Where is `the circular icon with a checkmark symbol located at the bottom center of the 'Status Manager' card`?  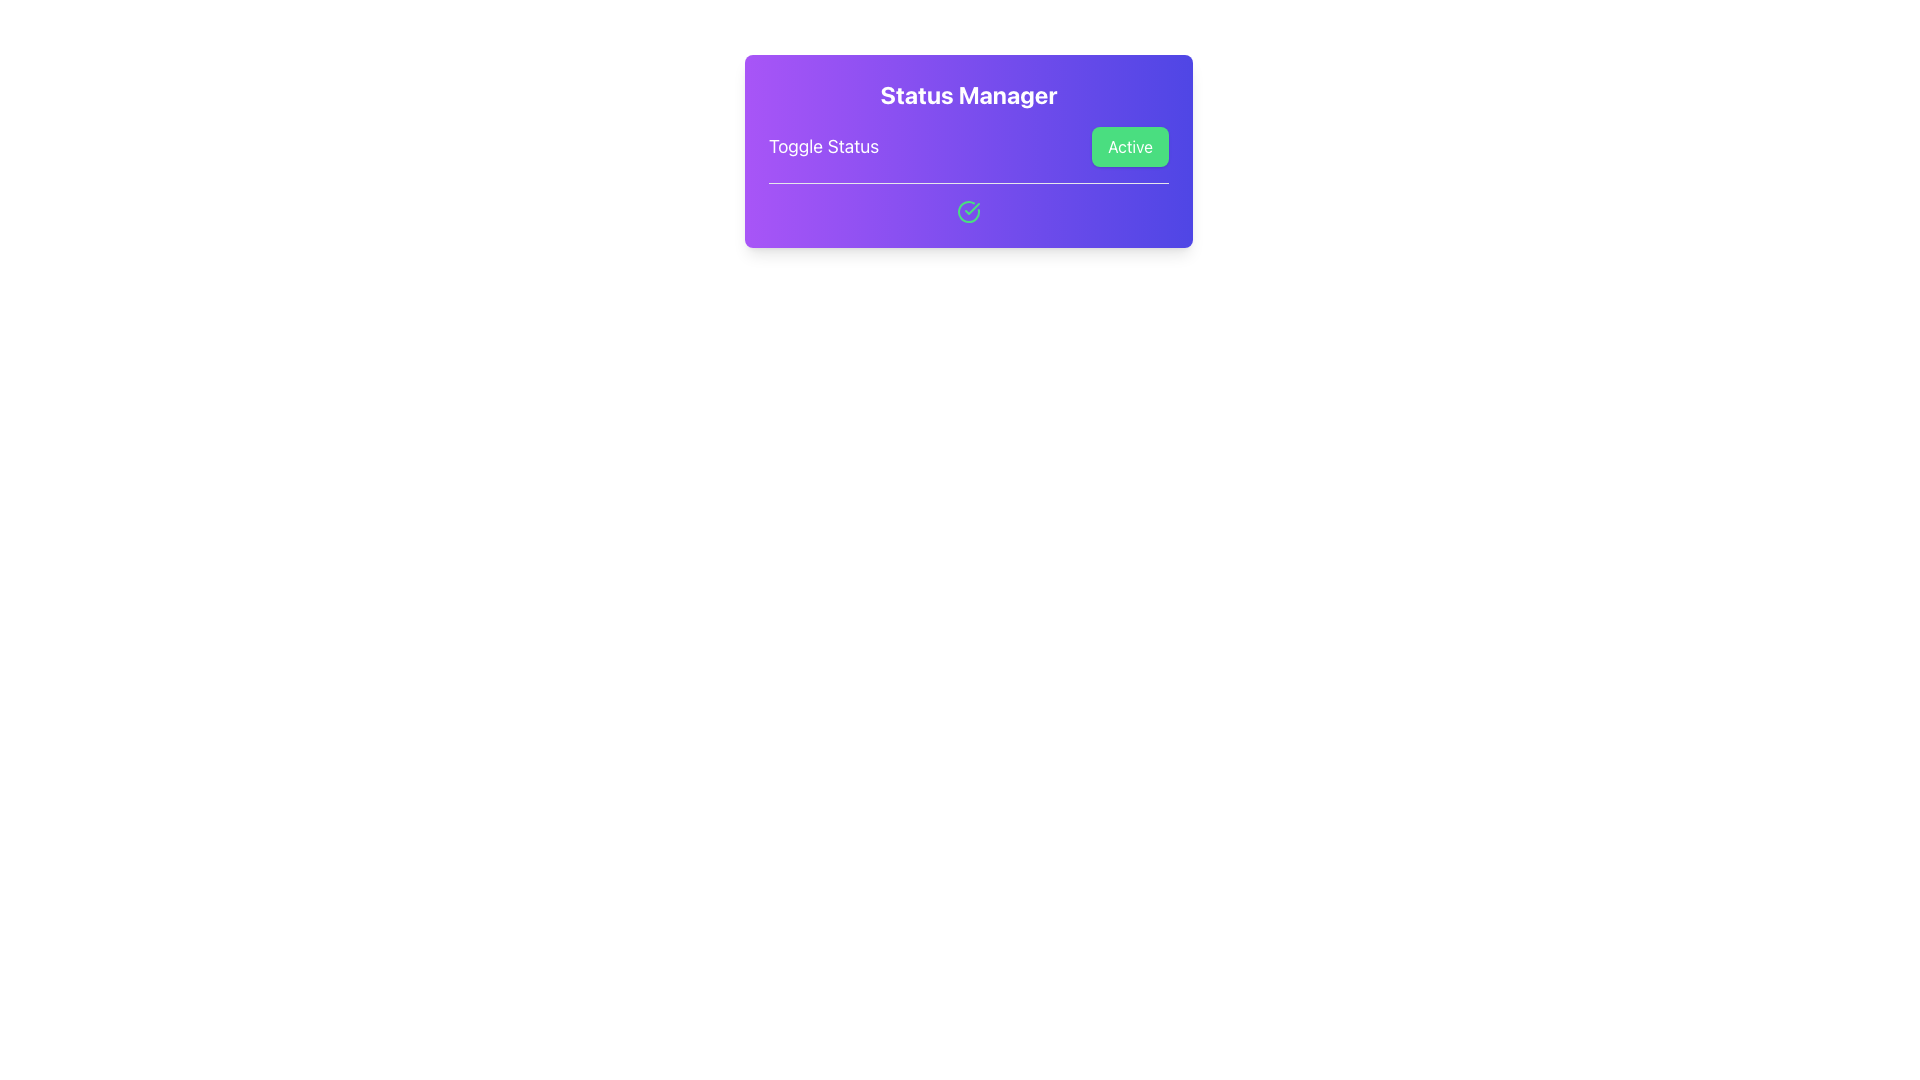
the circular icon with a checkmark symbol located at the bottom center of the 'Status Manager' card is located at coordinates (969, 212).